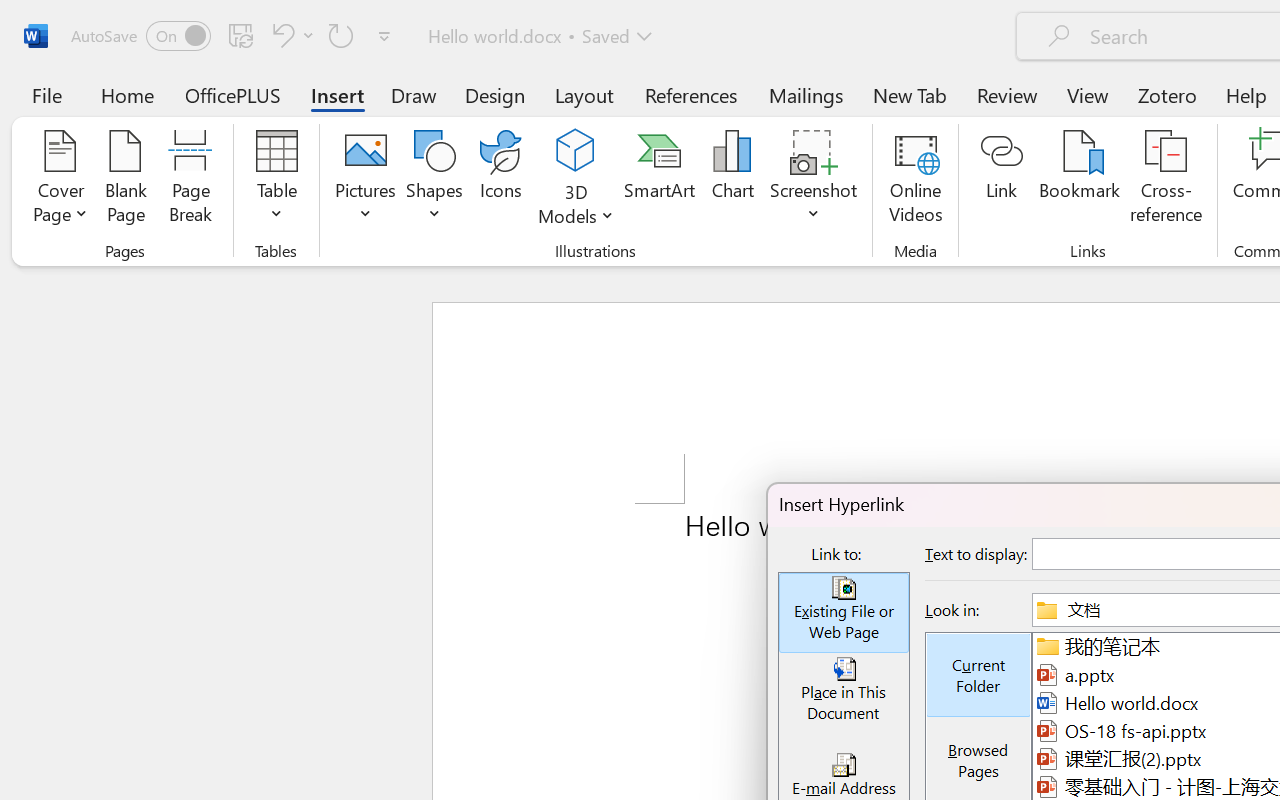 This screenshot has width=1280, height=800. Describe the element at coordinates (365, 179) in the screenshot. I see `'Pictures'` at that location.